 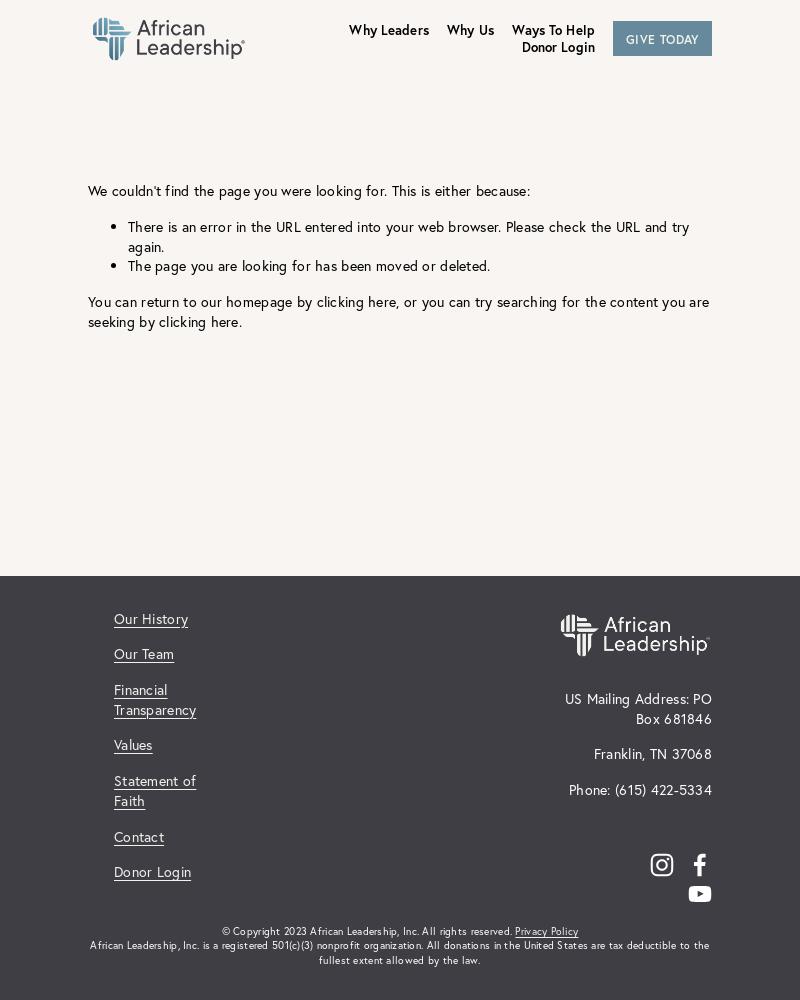 I want to click on 'GIVE TODAY', so click(x=624, y=38).